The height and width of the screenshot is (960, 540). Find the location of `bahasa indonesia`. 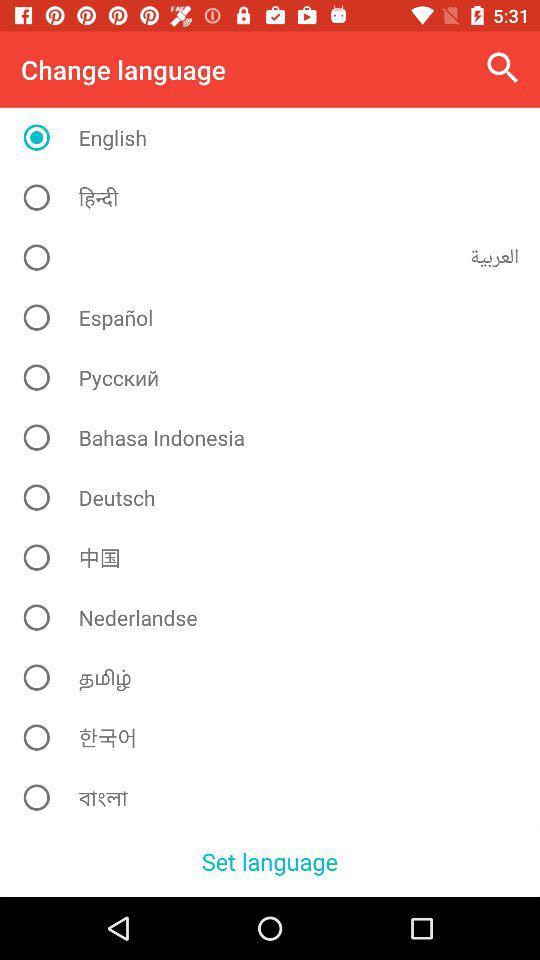

bahasa indonesia is located at coordinates (276, 437).